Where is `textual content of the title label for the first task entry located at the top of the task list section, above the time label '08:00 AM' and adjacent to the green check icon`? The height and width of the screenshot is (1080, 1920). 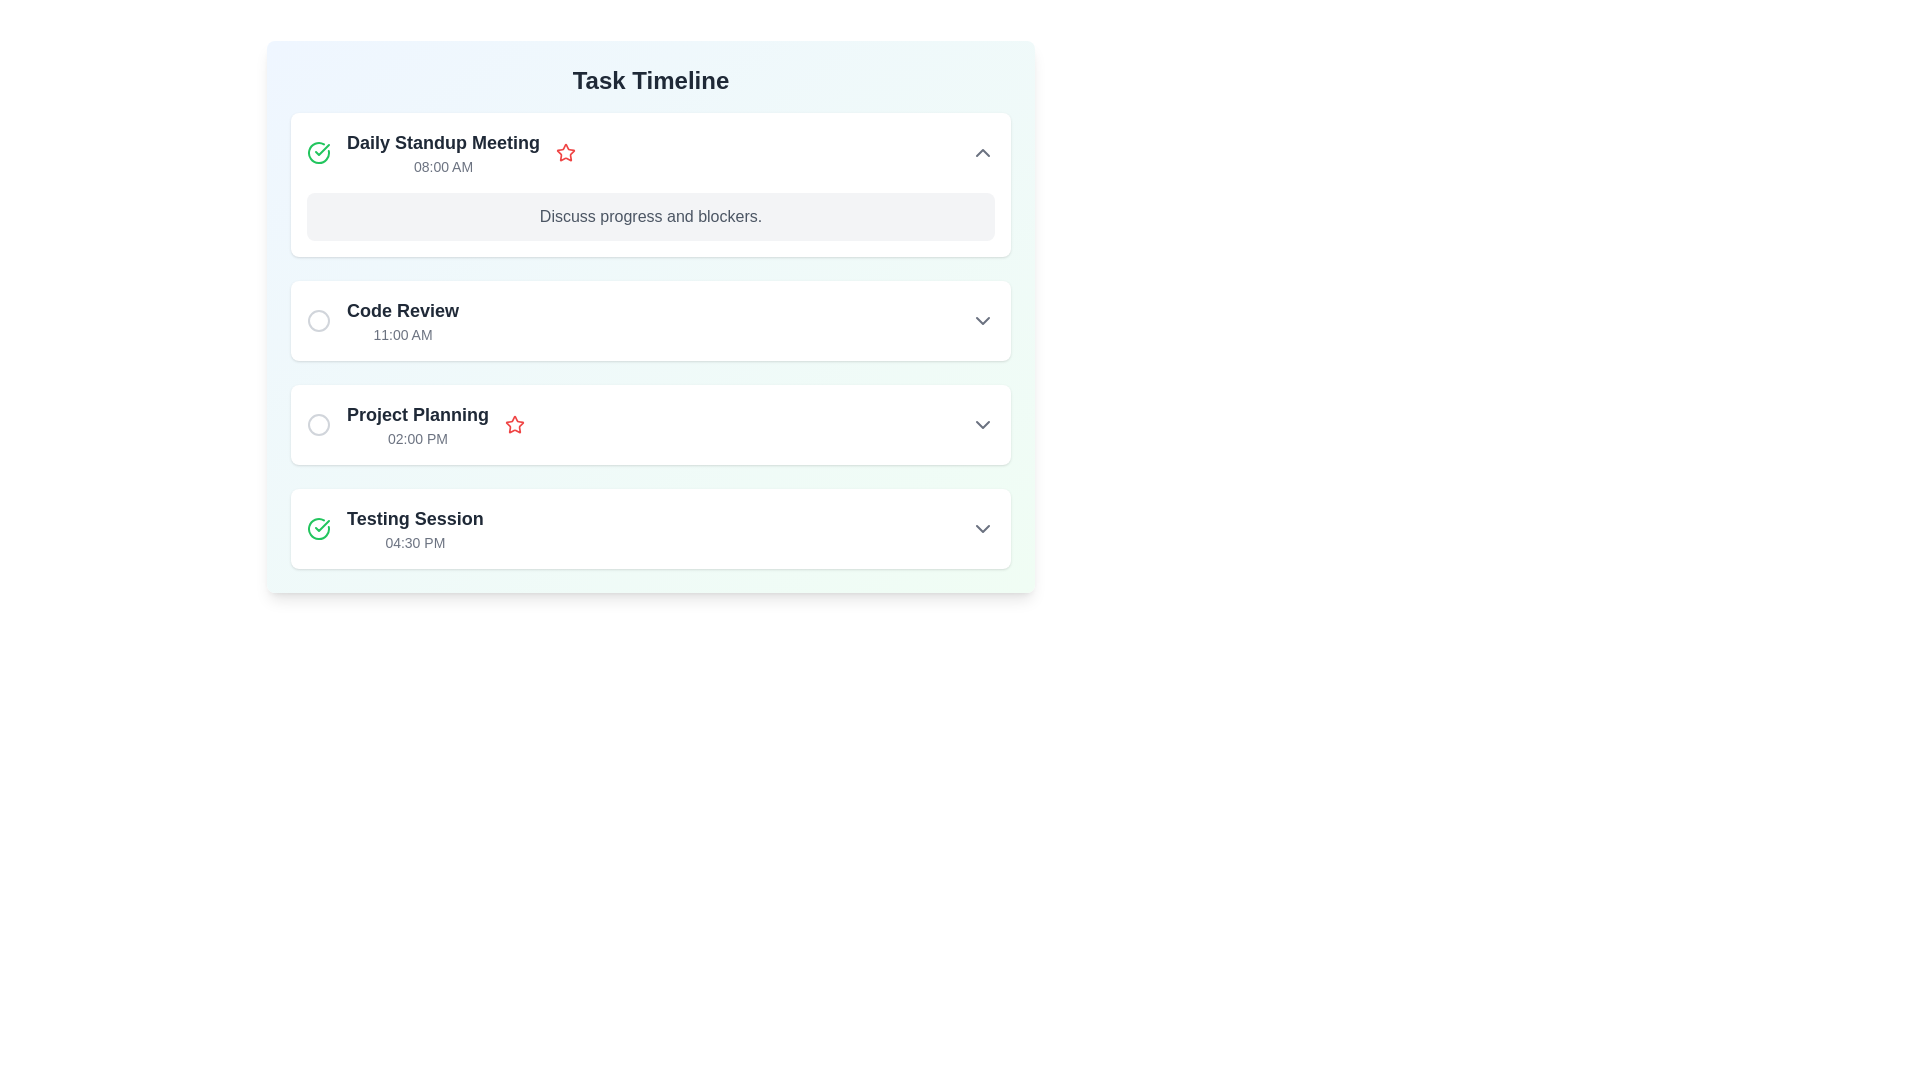 textual content of the title label for the first task entry located at the top of the task list section, above the time label '08:00 AM' and adjacent to the green check icon is located at coordinates (442, 141).